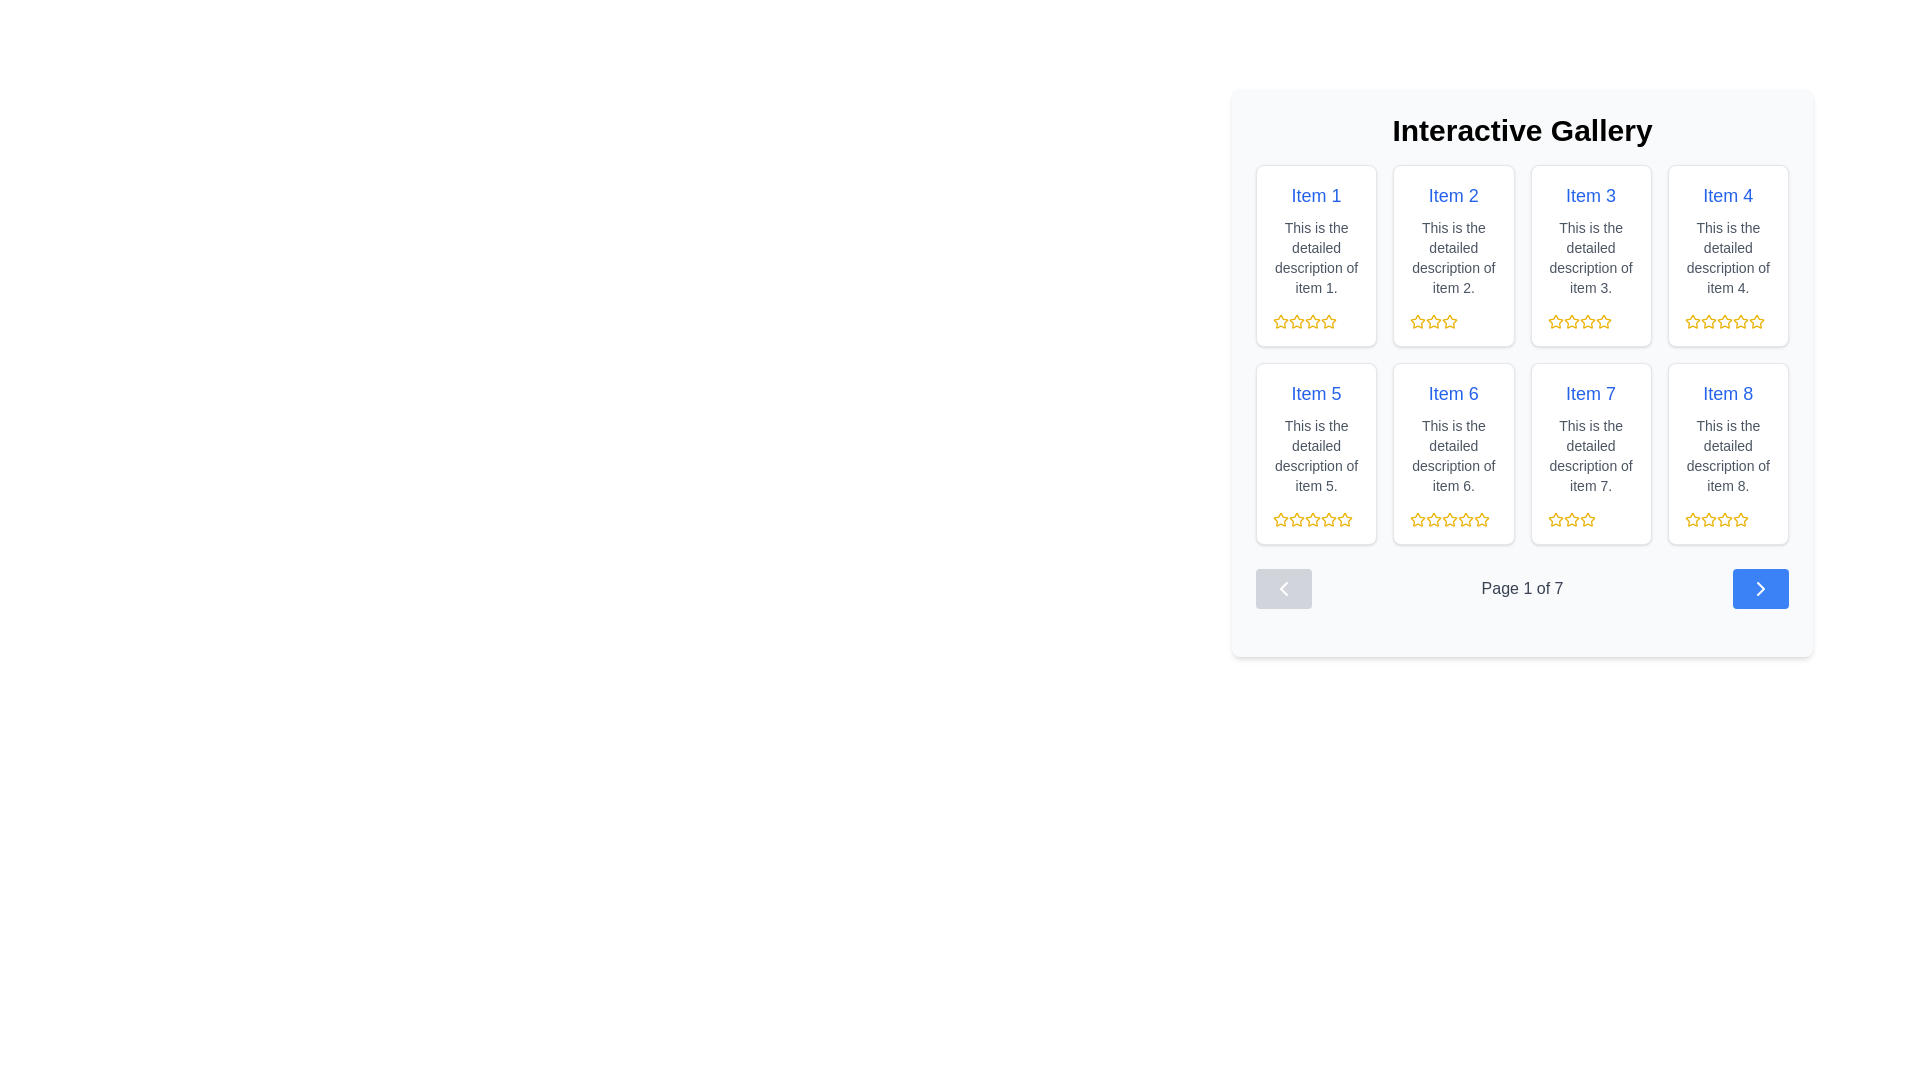 The image size is (1920, 1080). I want to click on the text content providing additional descriptive information related to 'Item 1', located in the upper left portion of the gallery grid under the title 'Item 1', so click(1316, 257).